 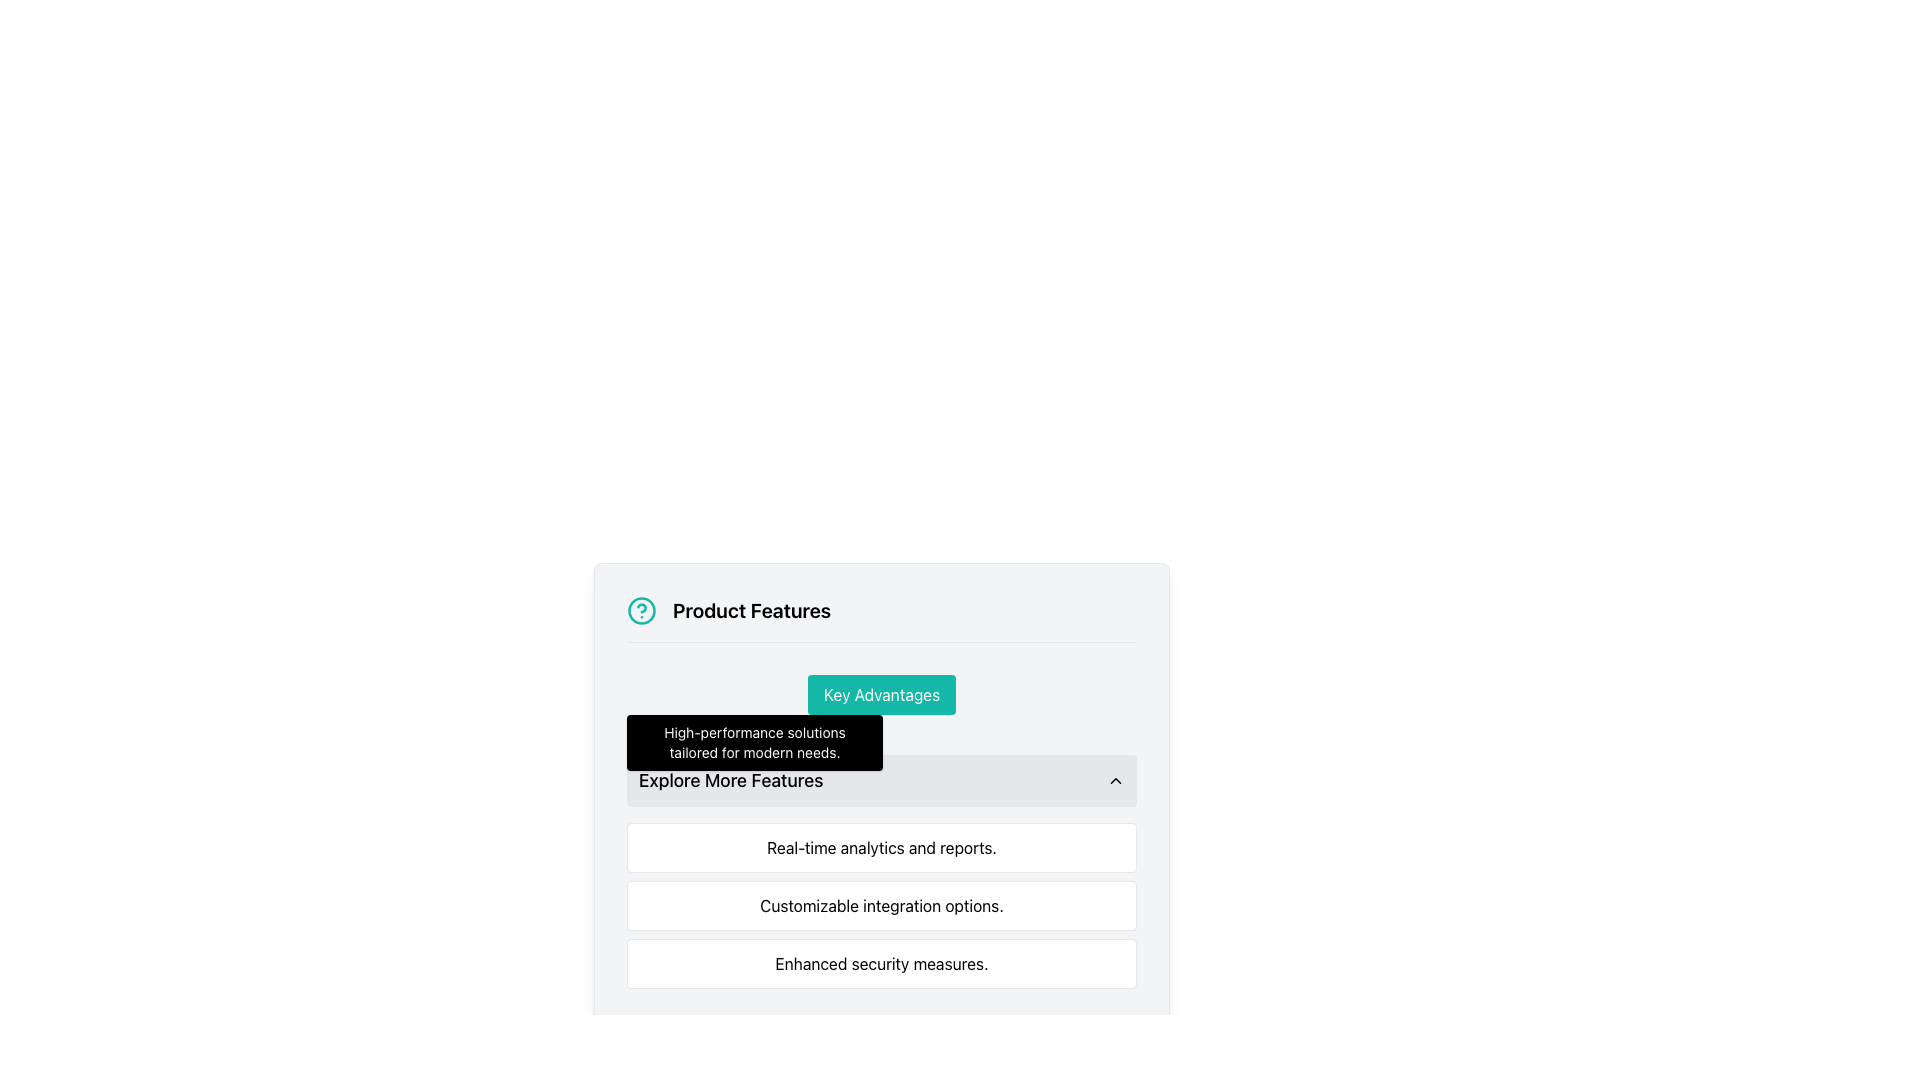 What do you see at coordinates (753, 743) in the screenshot?
I see `the black rectangular tooltip with rounded corners containing the text 'High-performance solutions tailored for modern needs.' positioned below the 'Key Advantages' button in the 'Product Features' section` at bounding box center [753, 743].